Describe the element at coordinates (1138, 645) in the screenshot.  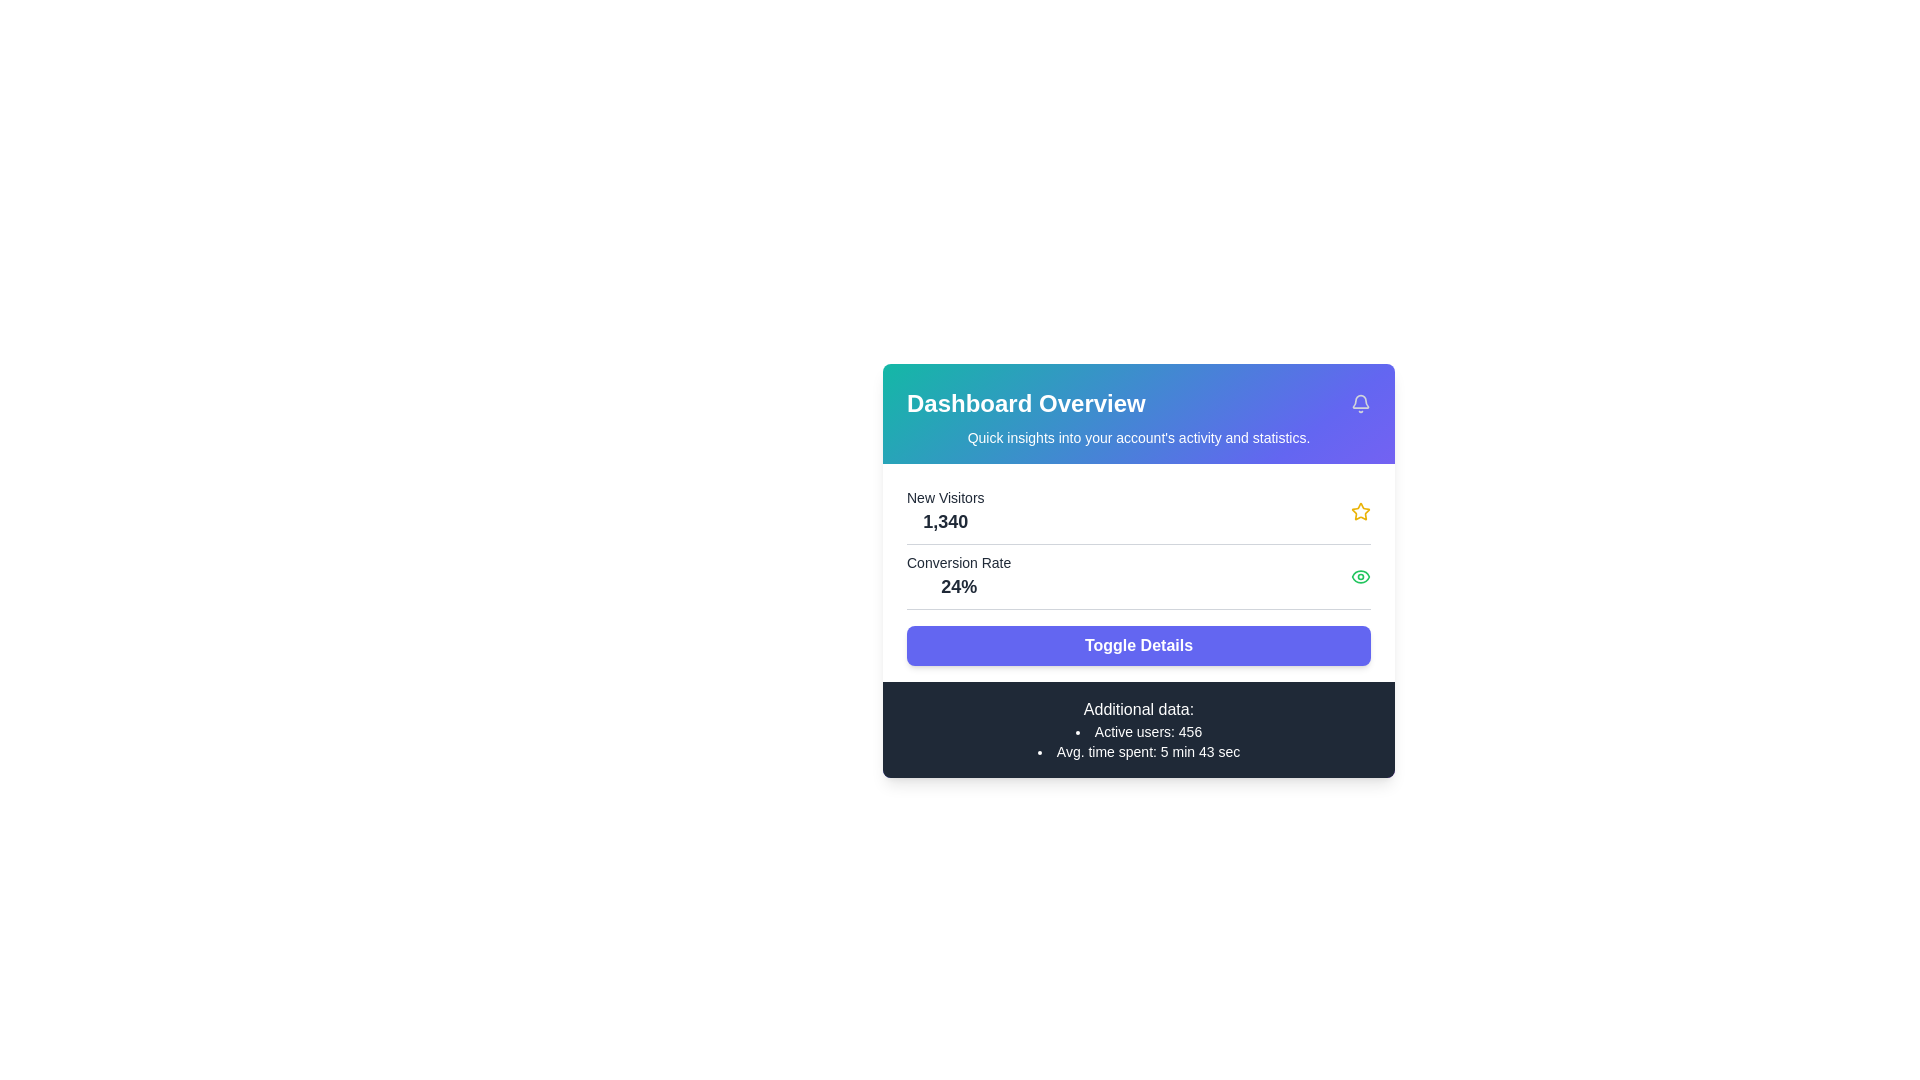
I see `the toggle details button located at the bottom section of the card layout` at that location.